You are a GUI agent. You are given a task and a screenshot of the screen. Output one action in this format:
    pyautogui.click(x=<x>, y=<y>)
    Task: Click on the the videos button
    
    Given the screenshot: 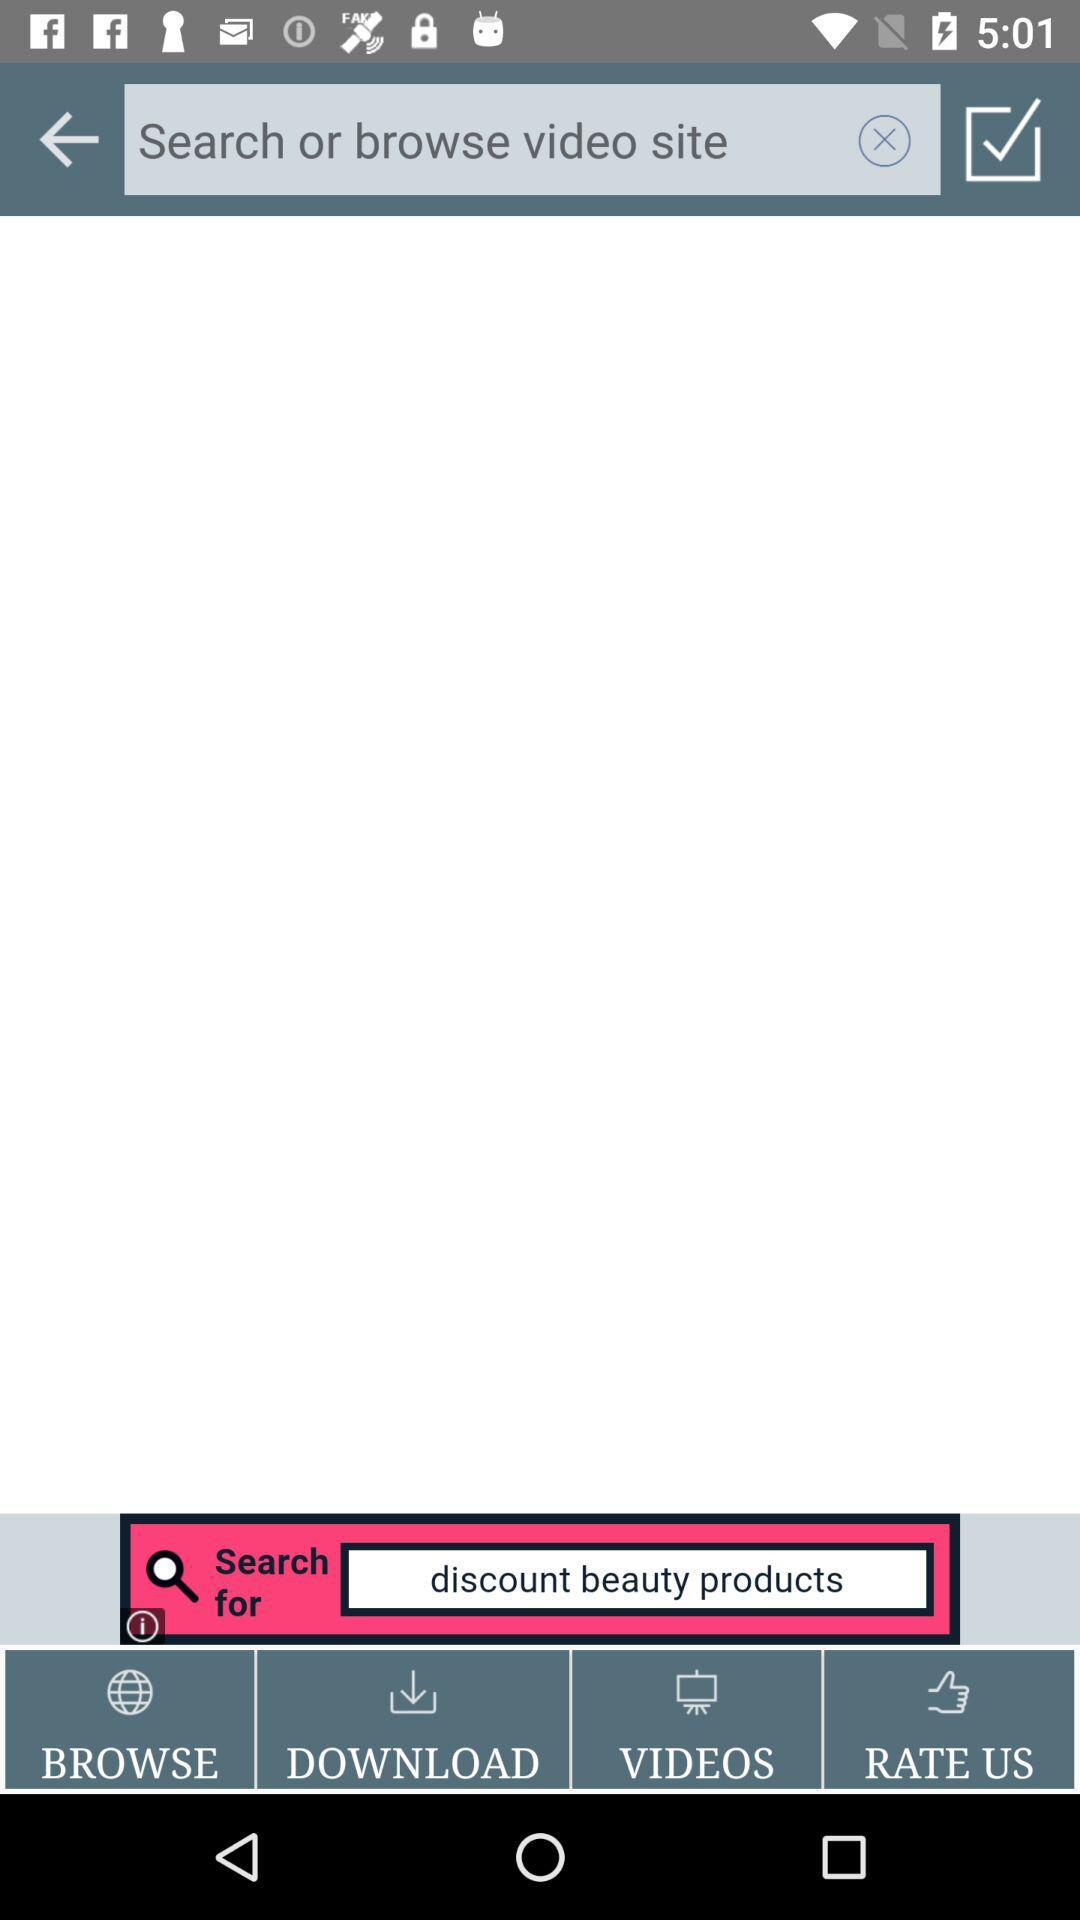 What is the action you would take?
    pyautogui.click(x=695, y=1718)
    